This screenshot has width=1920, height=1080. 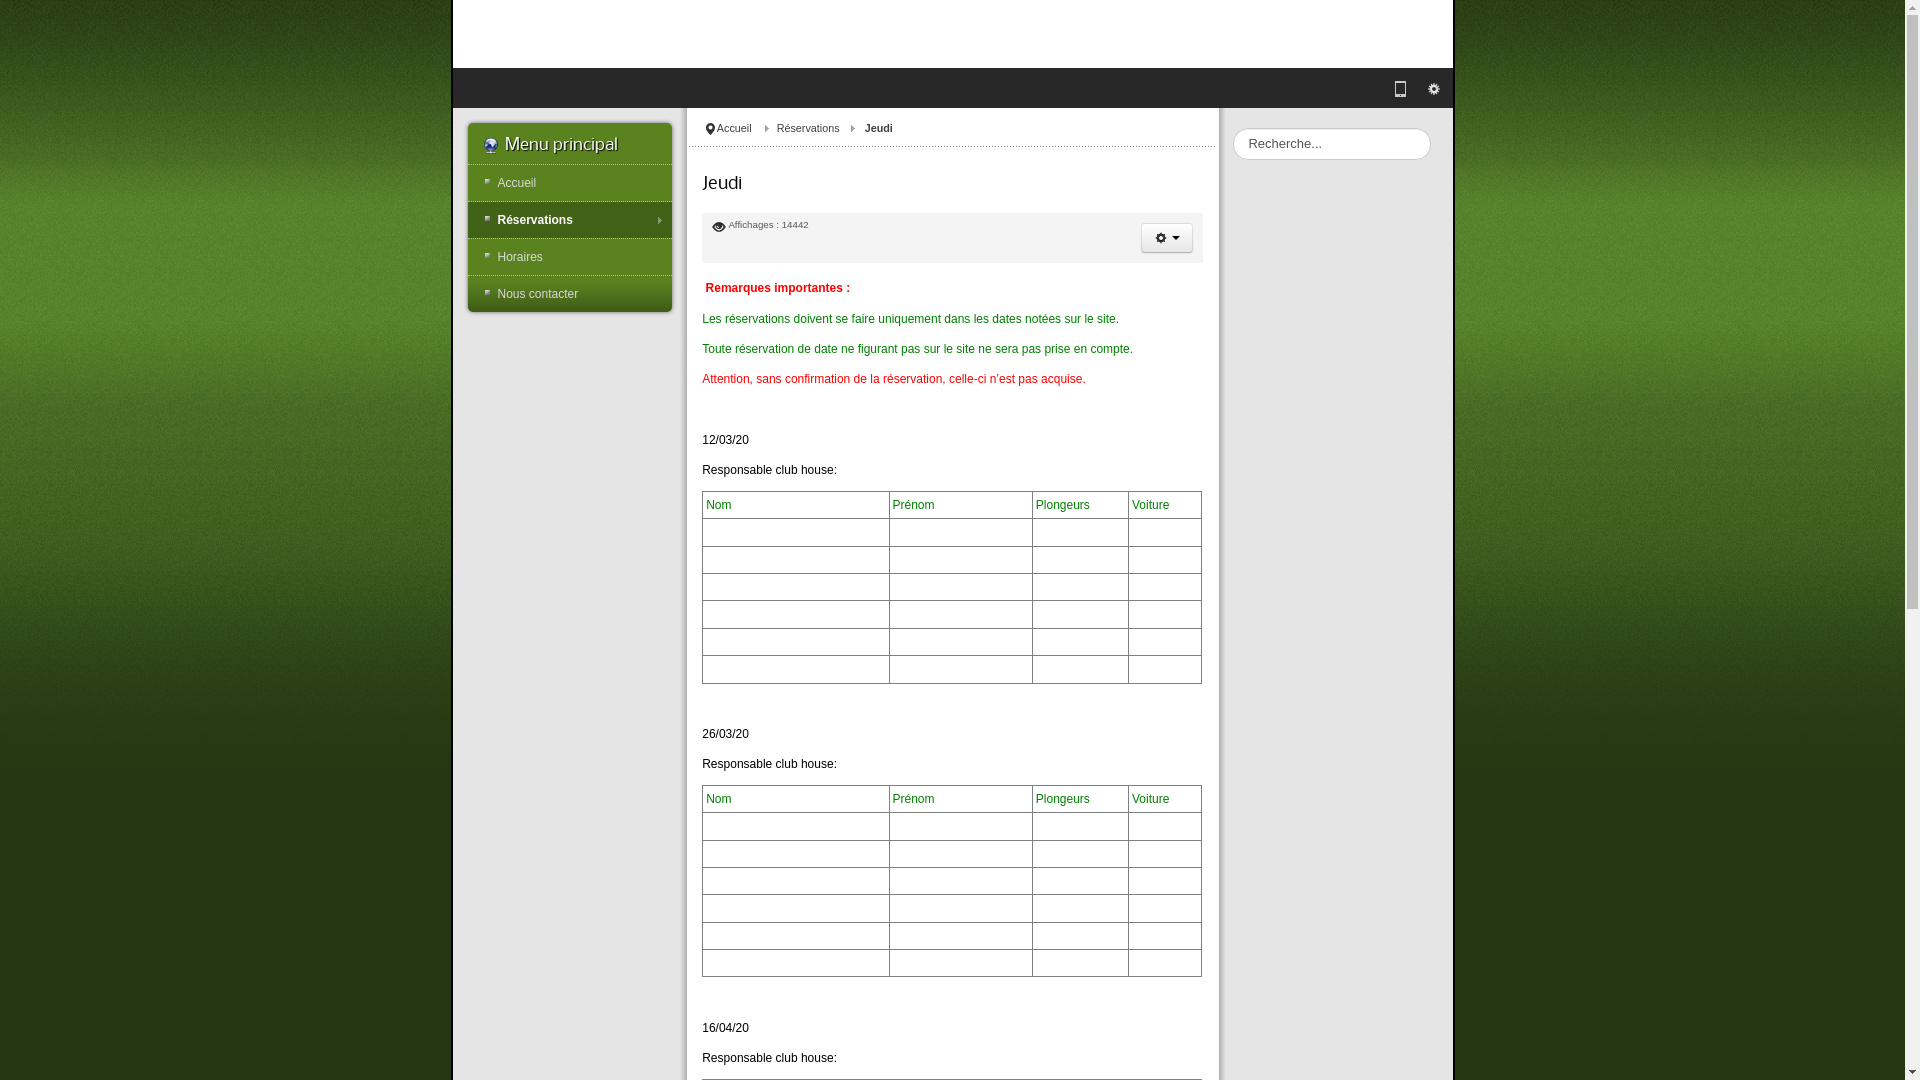 What do you see at coordinates (569, 256) in the screenshot?
I see `'Horaires'` at bounding box center [569, 256].